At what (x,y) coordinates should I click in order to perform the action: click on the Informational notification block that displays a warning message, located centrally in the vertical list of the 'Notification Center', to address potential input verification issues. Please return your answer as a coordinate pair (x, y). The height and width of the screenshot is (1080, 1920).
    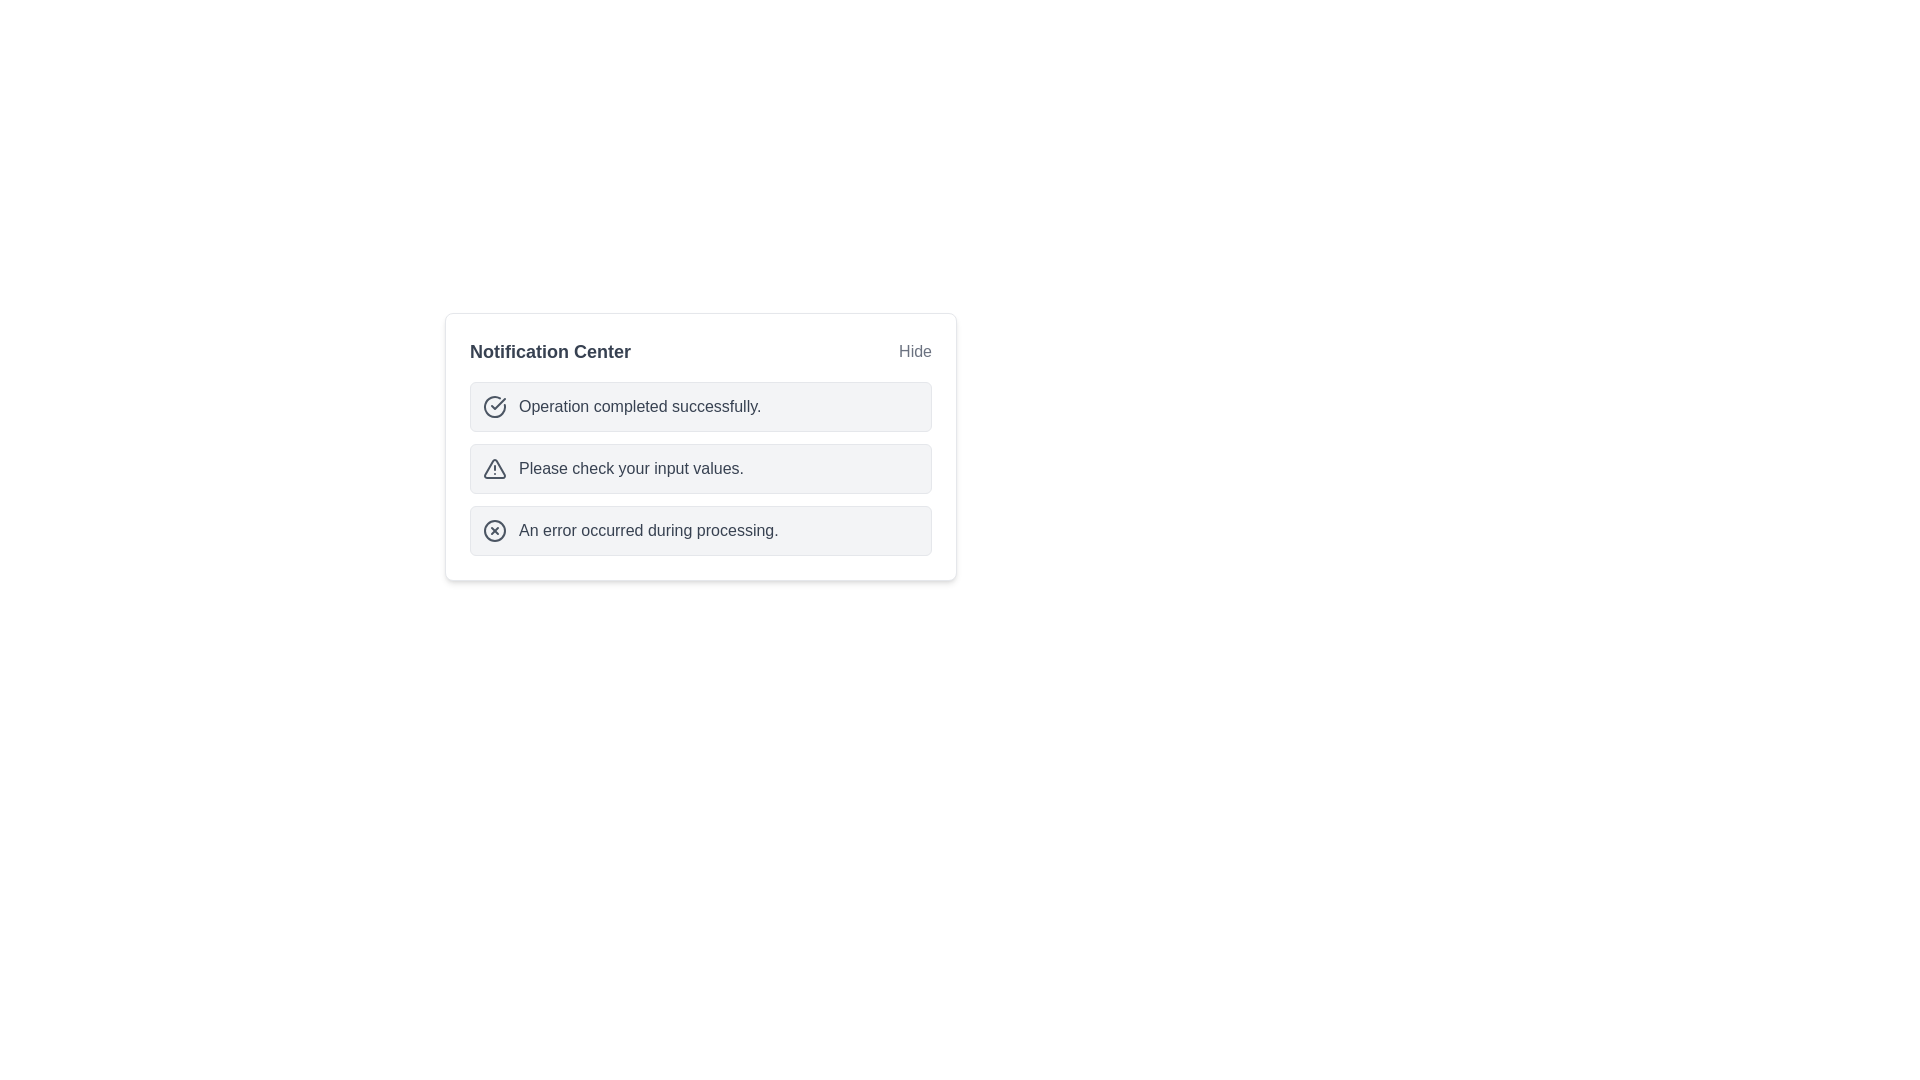
    Looking at the image, I should click on (700, 469).